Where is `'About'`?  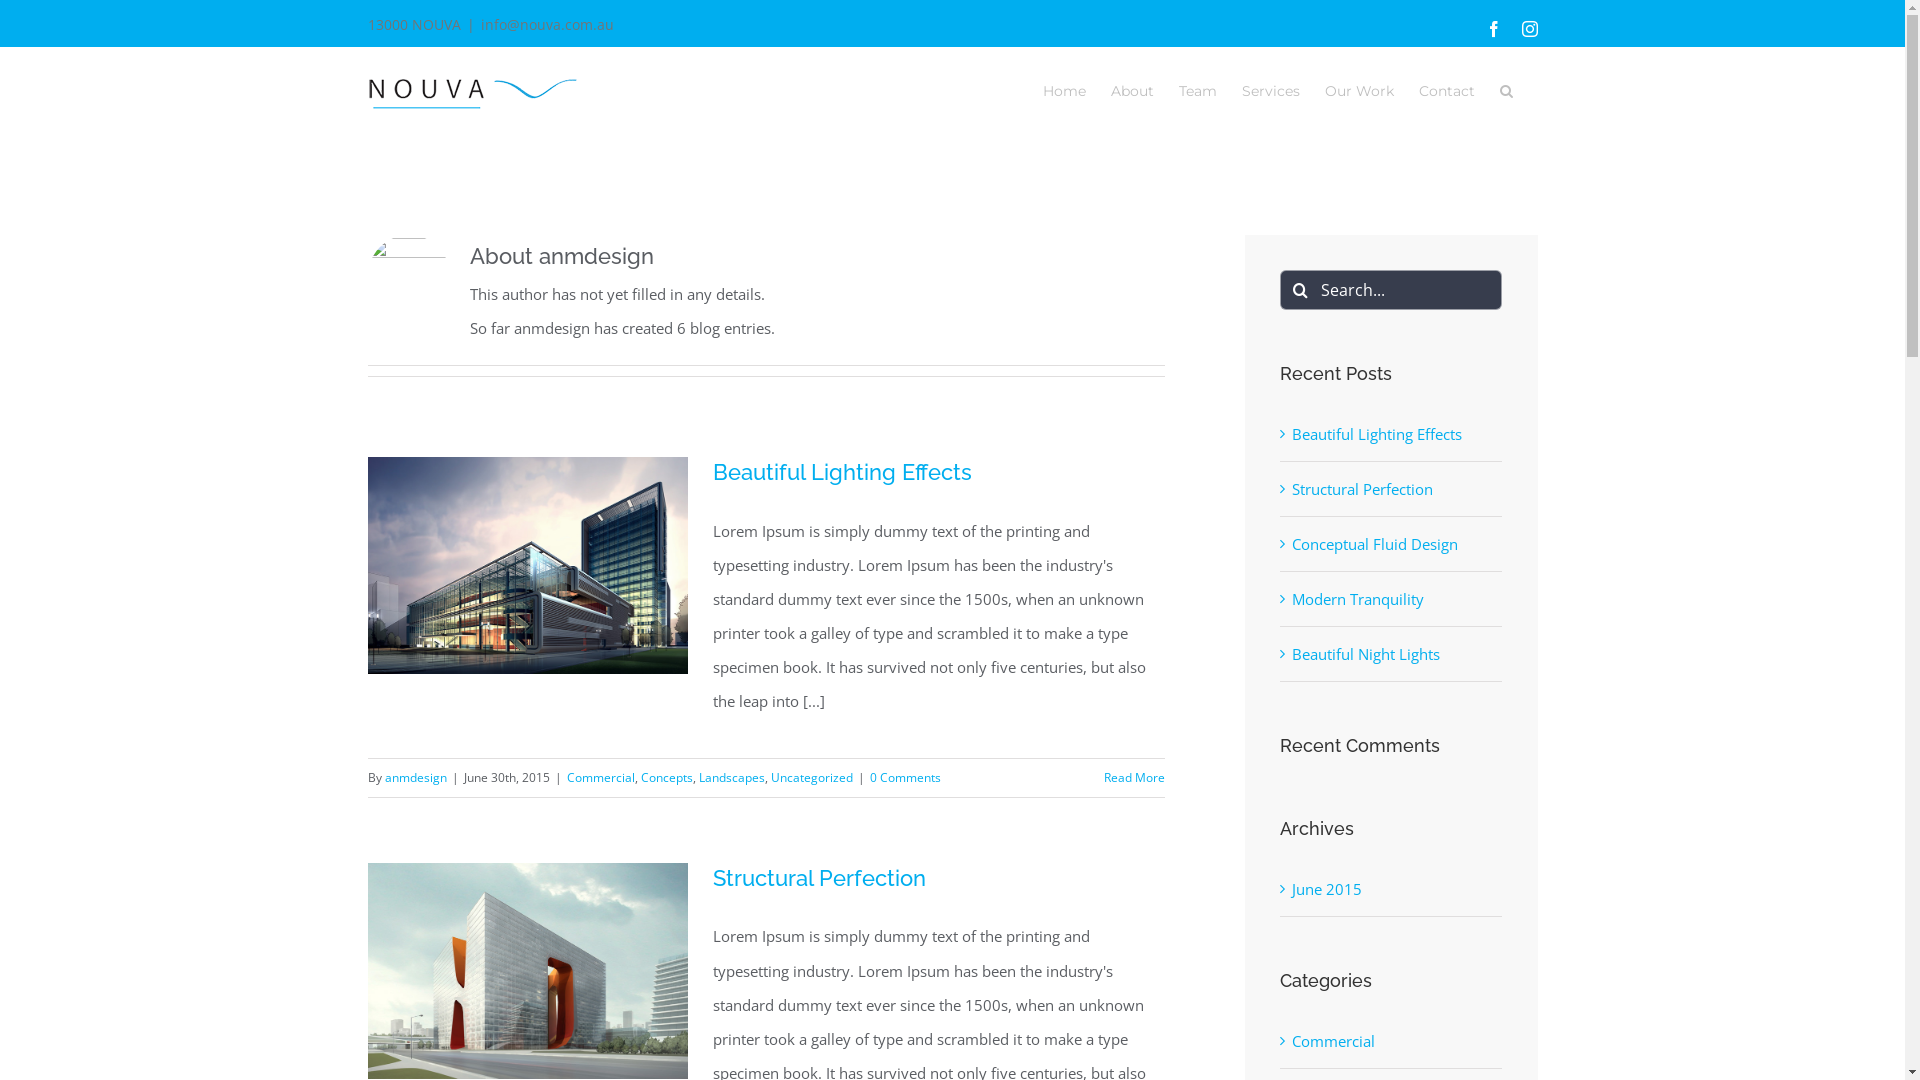
'About' is located at coordinates (1108, 88).